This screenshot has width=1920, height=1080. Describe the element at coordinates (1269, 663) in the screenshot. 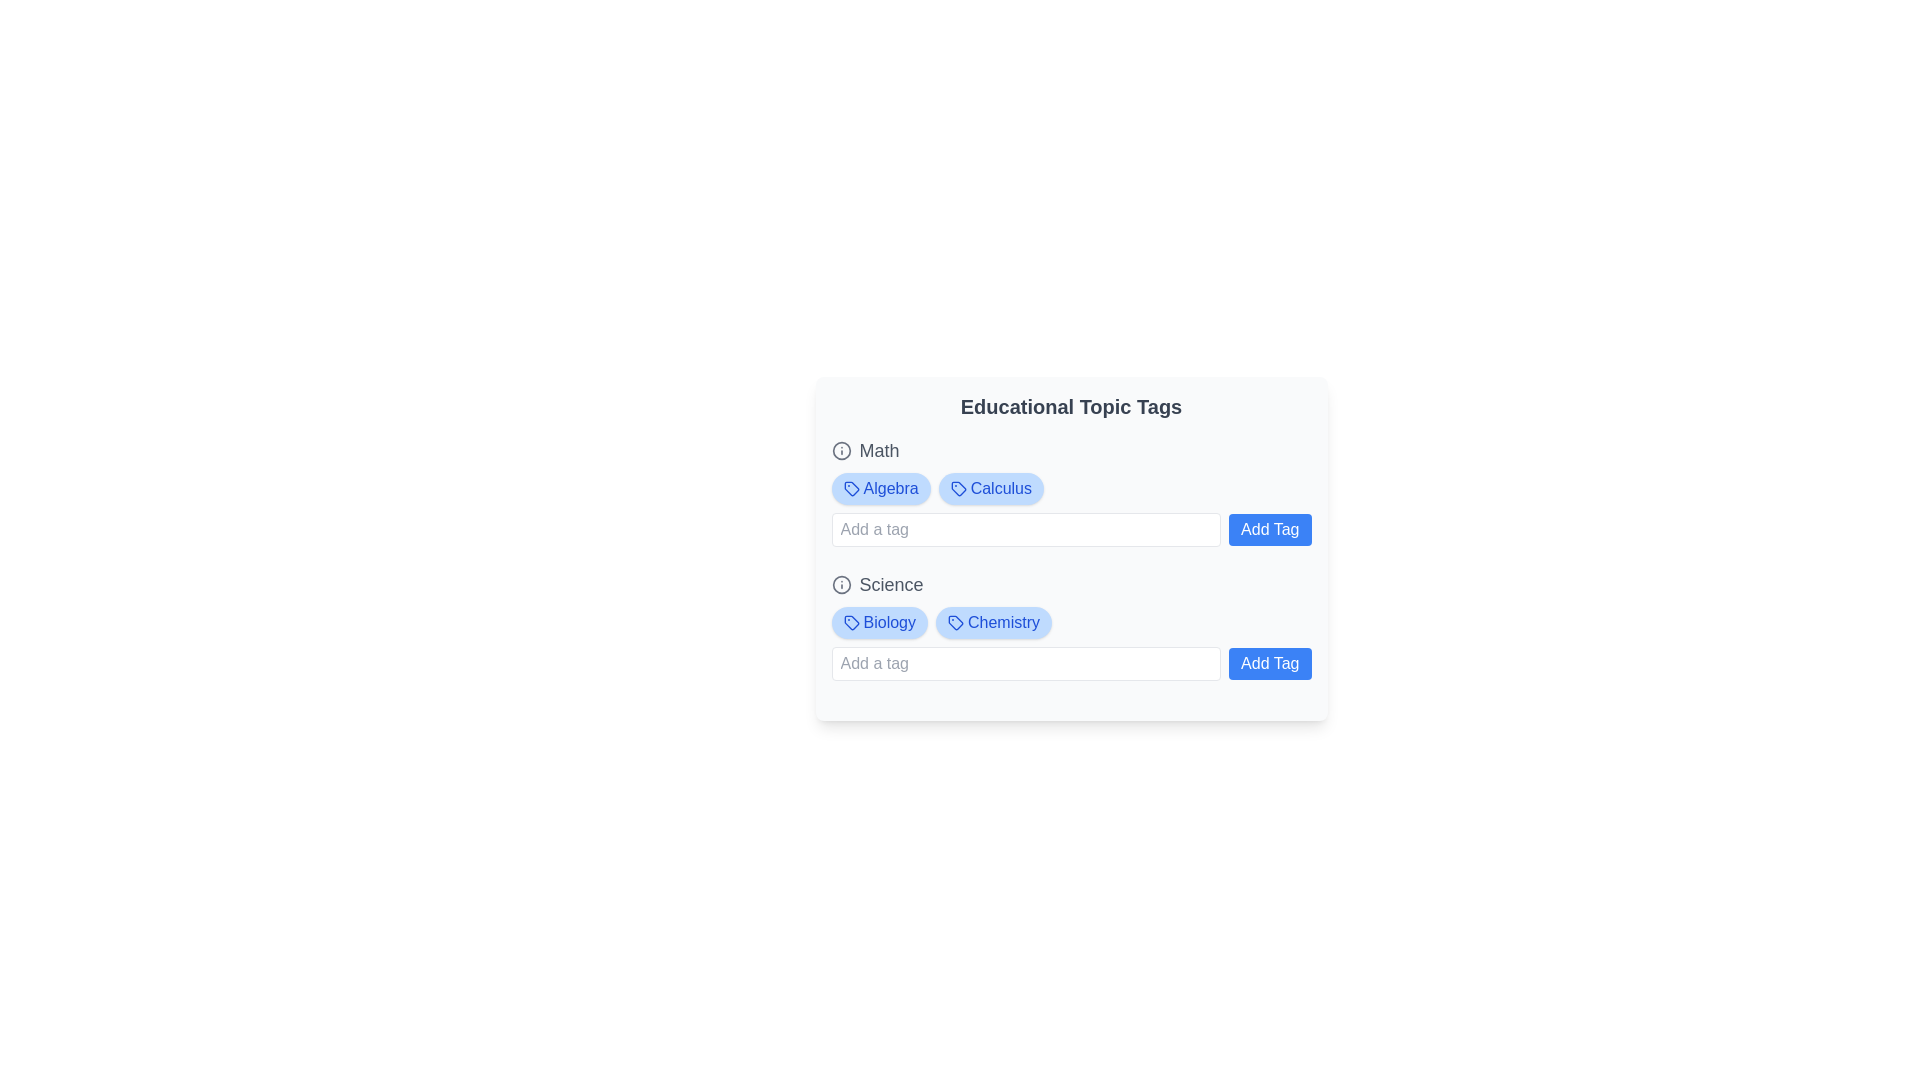

I see `the rectangular blue button labeled 'Add Tag'` at that location.